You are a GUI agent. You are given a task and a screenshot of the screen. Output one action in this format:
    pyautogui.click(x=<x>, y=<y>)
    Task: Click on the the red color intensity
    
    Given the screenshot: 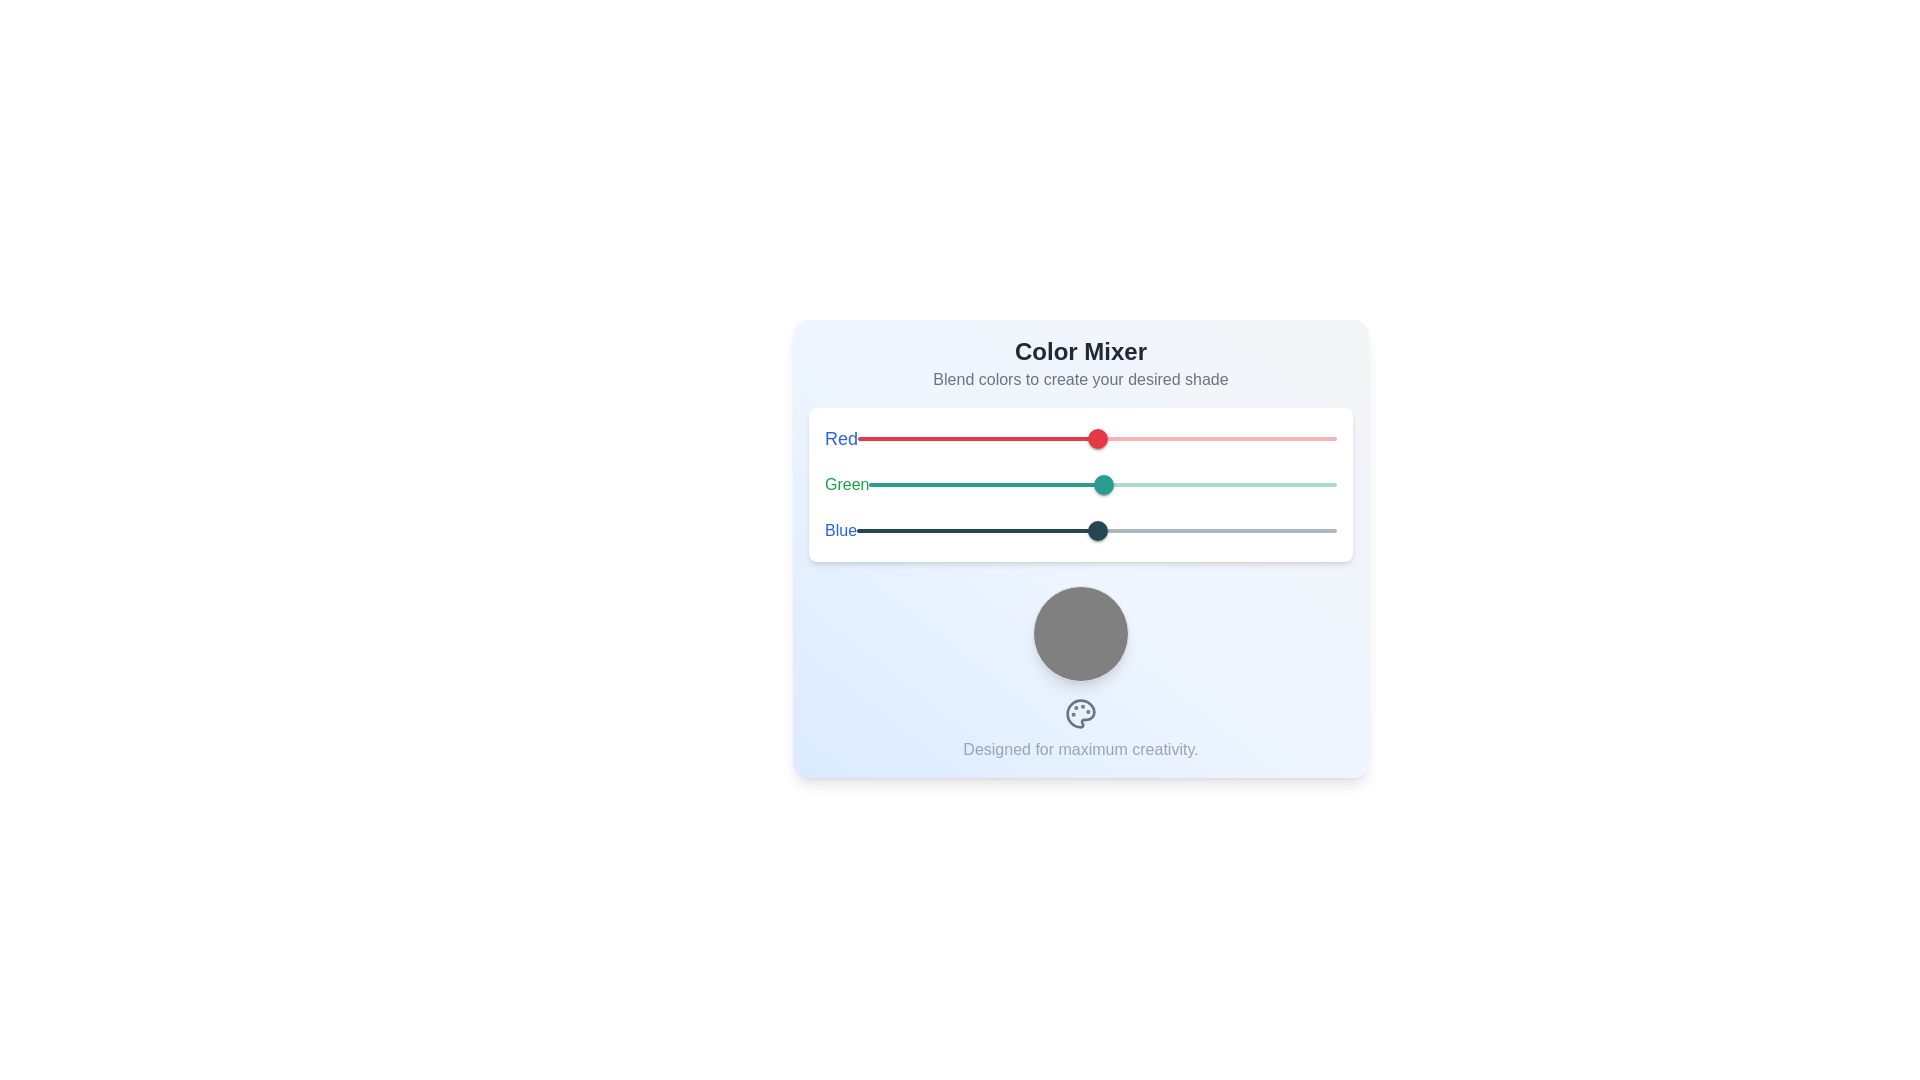 What is the action you would take?
    pyautogui.click(x=1200, y=438)
    